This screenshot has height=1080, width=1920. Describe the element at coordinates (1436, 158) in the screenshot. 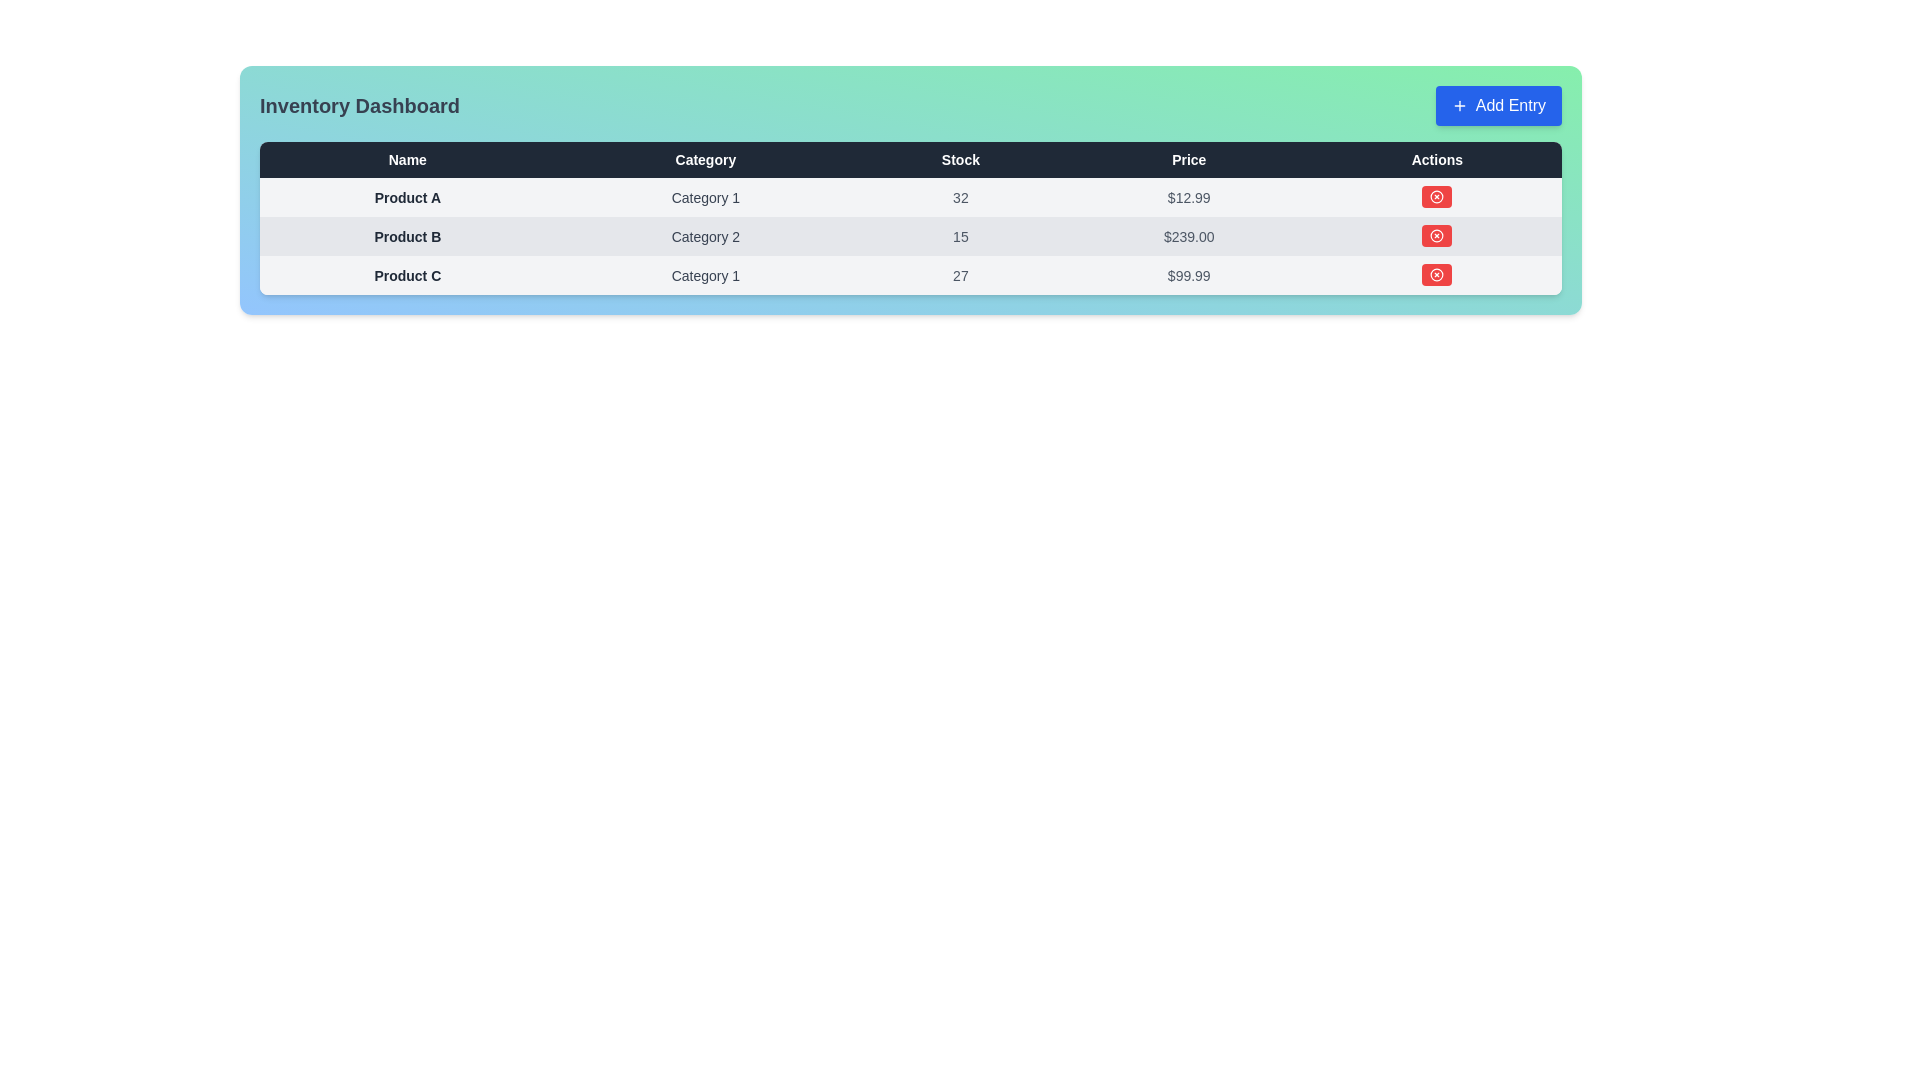

I see `the Table Header Cell displaying 'Actions', located at the top right of the table with a dark background and white text` at that location.